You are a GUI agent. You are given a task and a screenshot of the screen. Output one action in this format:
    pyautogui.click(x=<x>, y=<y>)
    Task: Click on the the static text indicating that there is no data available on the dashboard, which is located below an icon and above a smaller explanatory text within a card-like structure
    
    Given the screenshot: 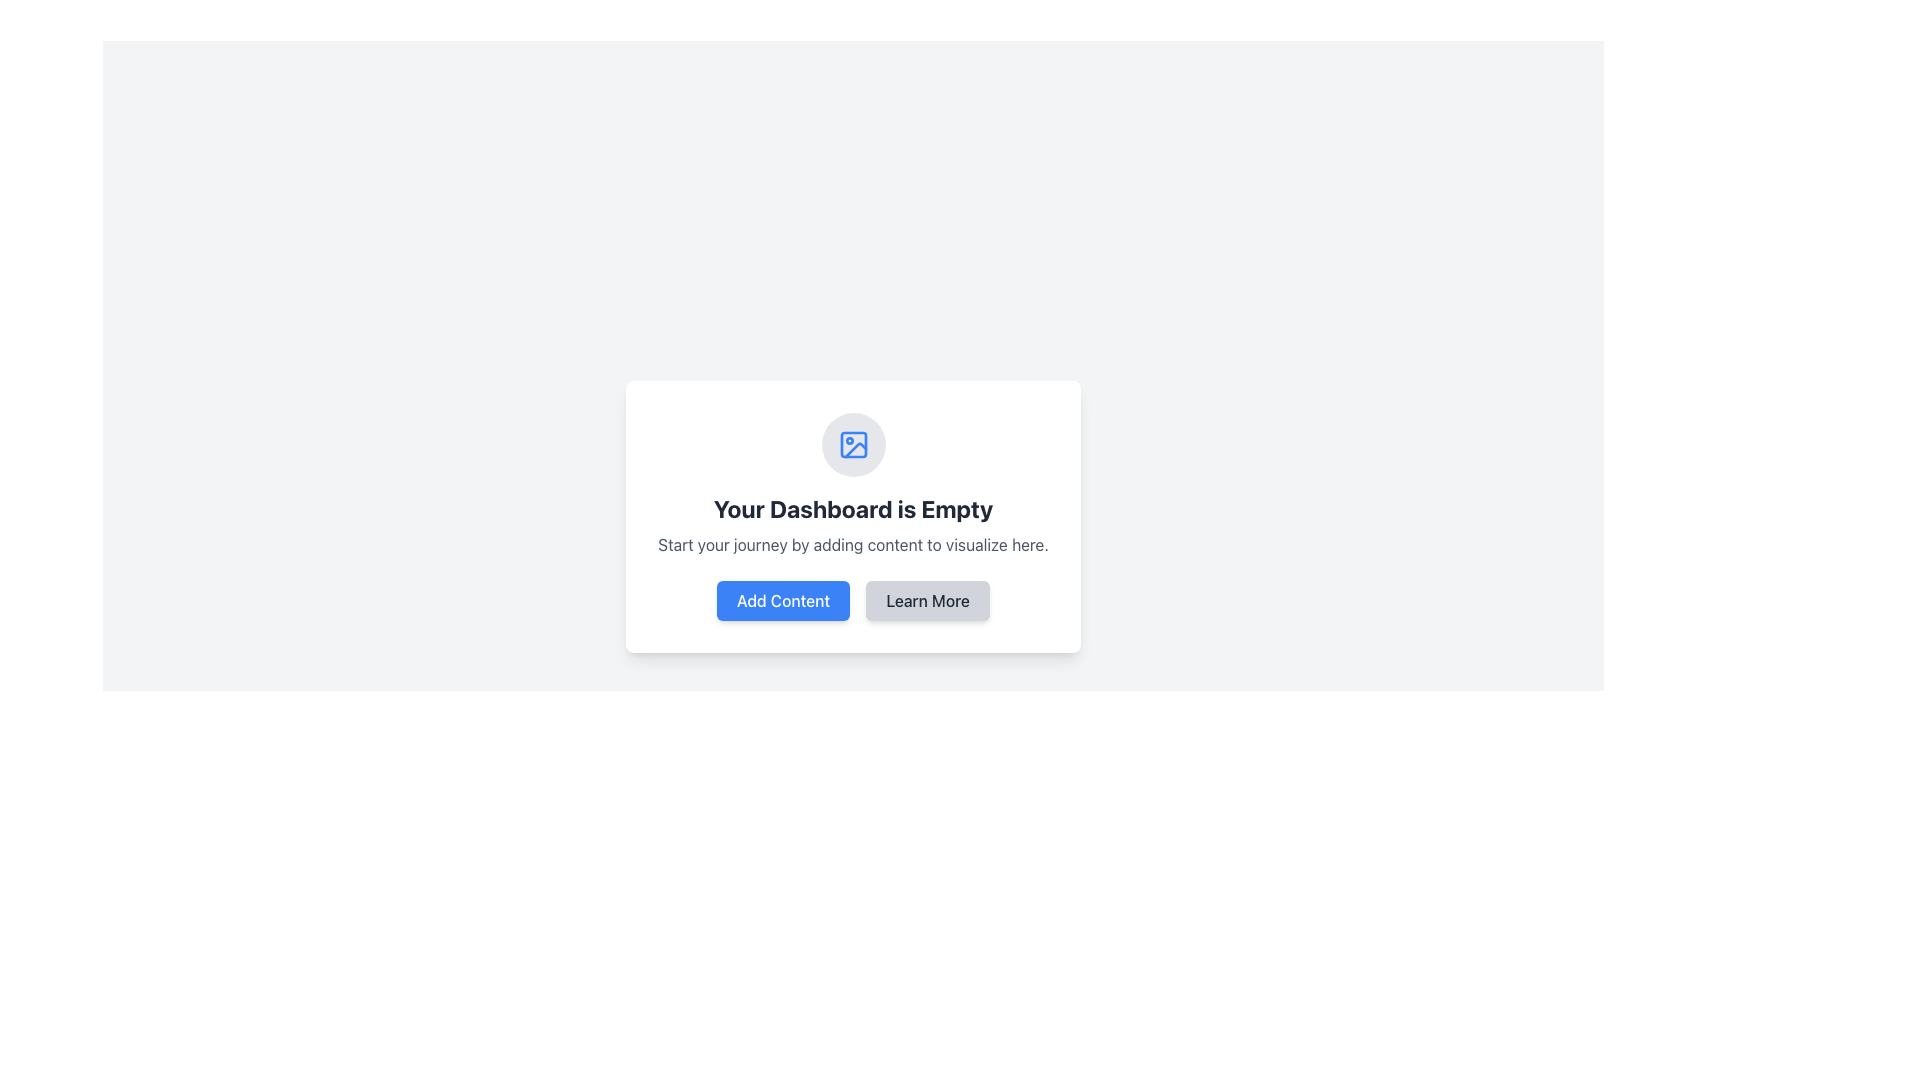 What is the action you would take?
    pyautogui.click(x=853, y=508)
    